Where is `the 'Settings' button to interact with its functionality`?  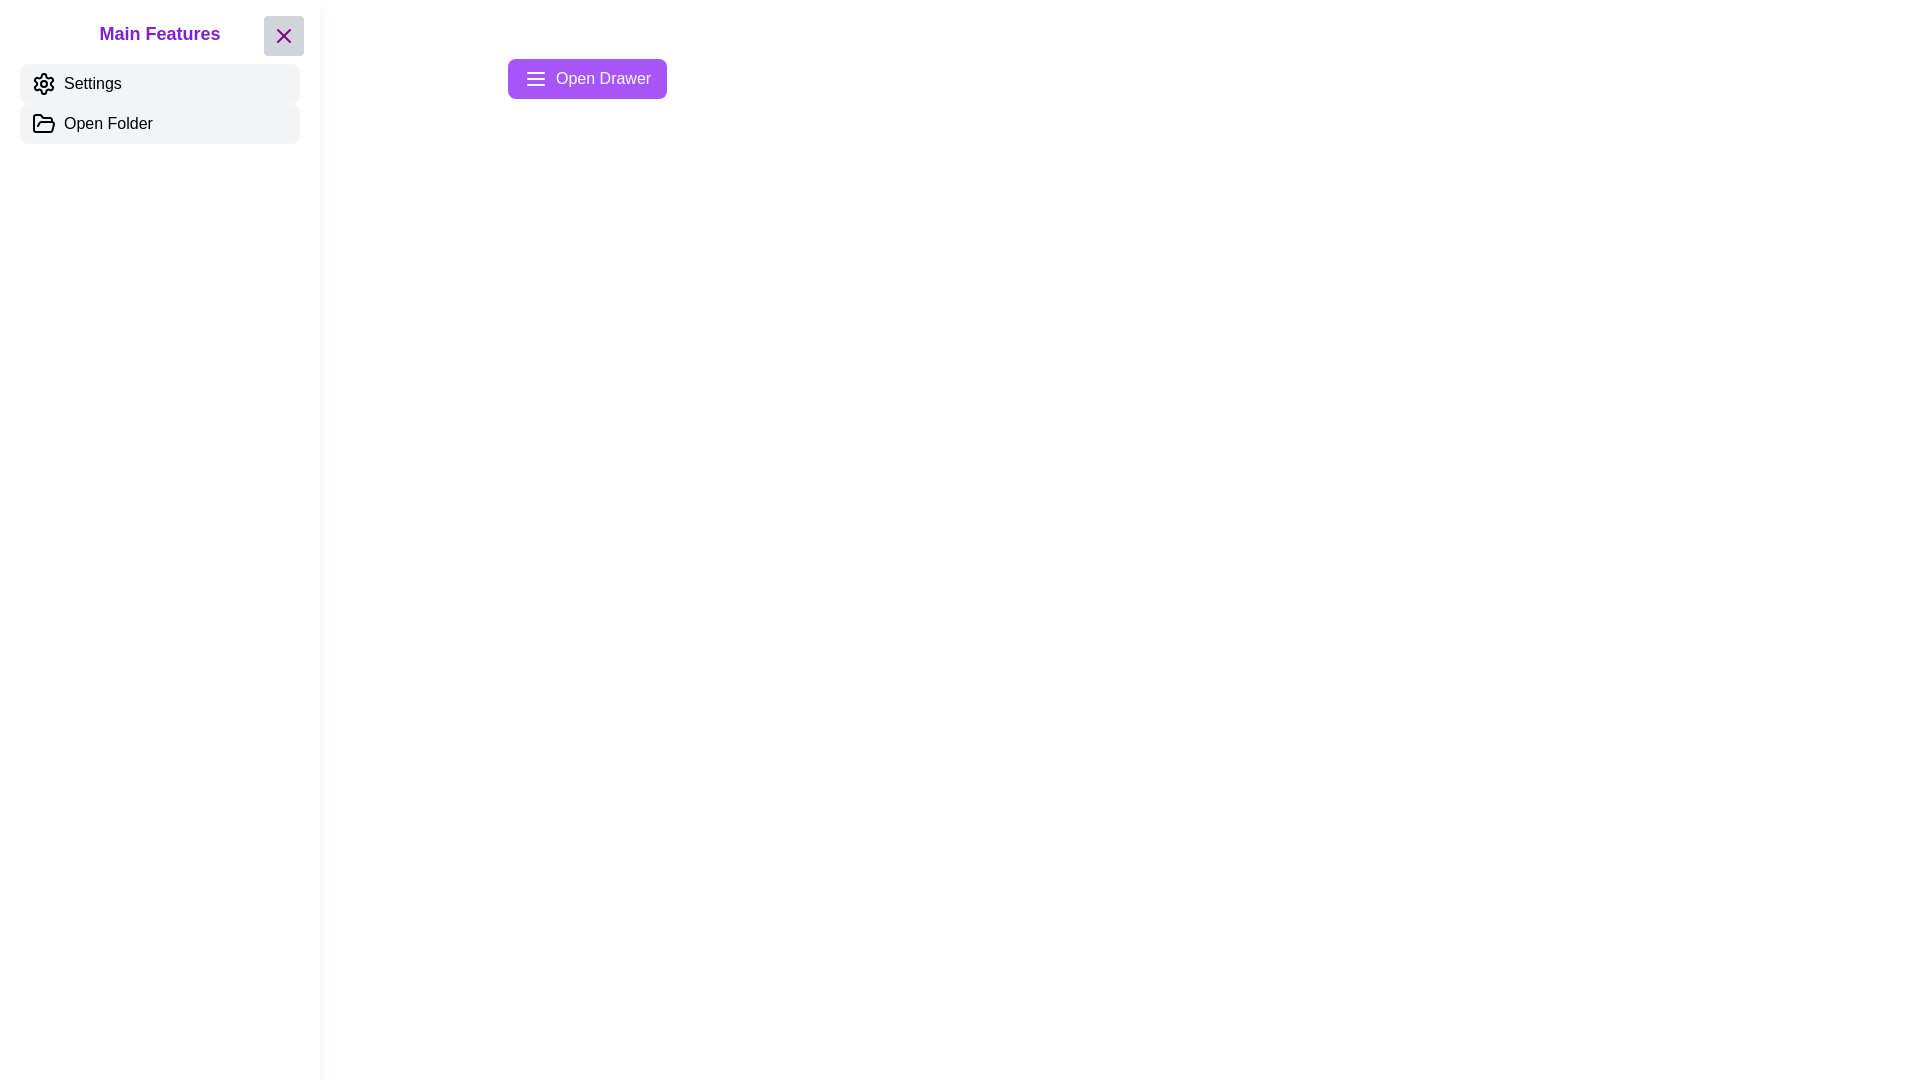 the 'Settings' button to interact with its functionality is located at coordinates (158, 83).